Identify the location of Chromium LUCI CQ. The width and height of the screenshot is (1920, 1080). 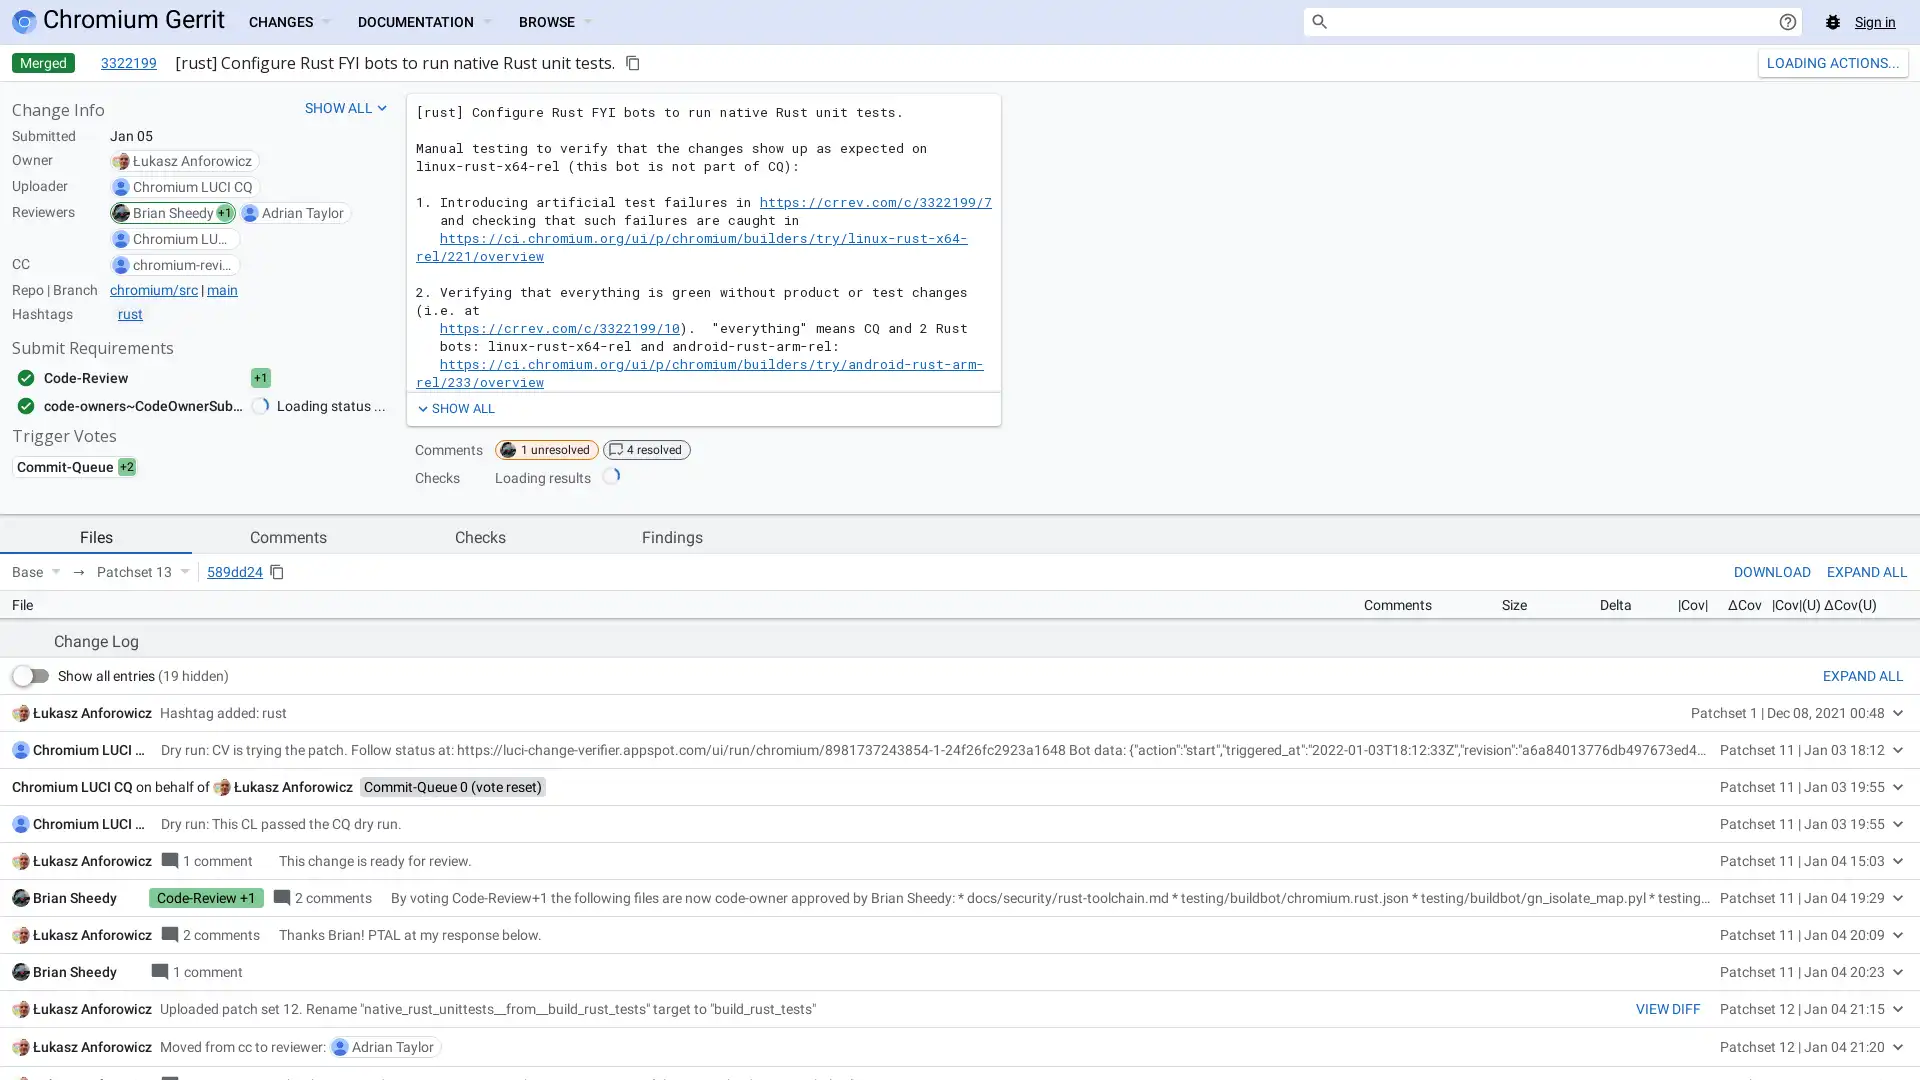
(192, 186).